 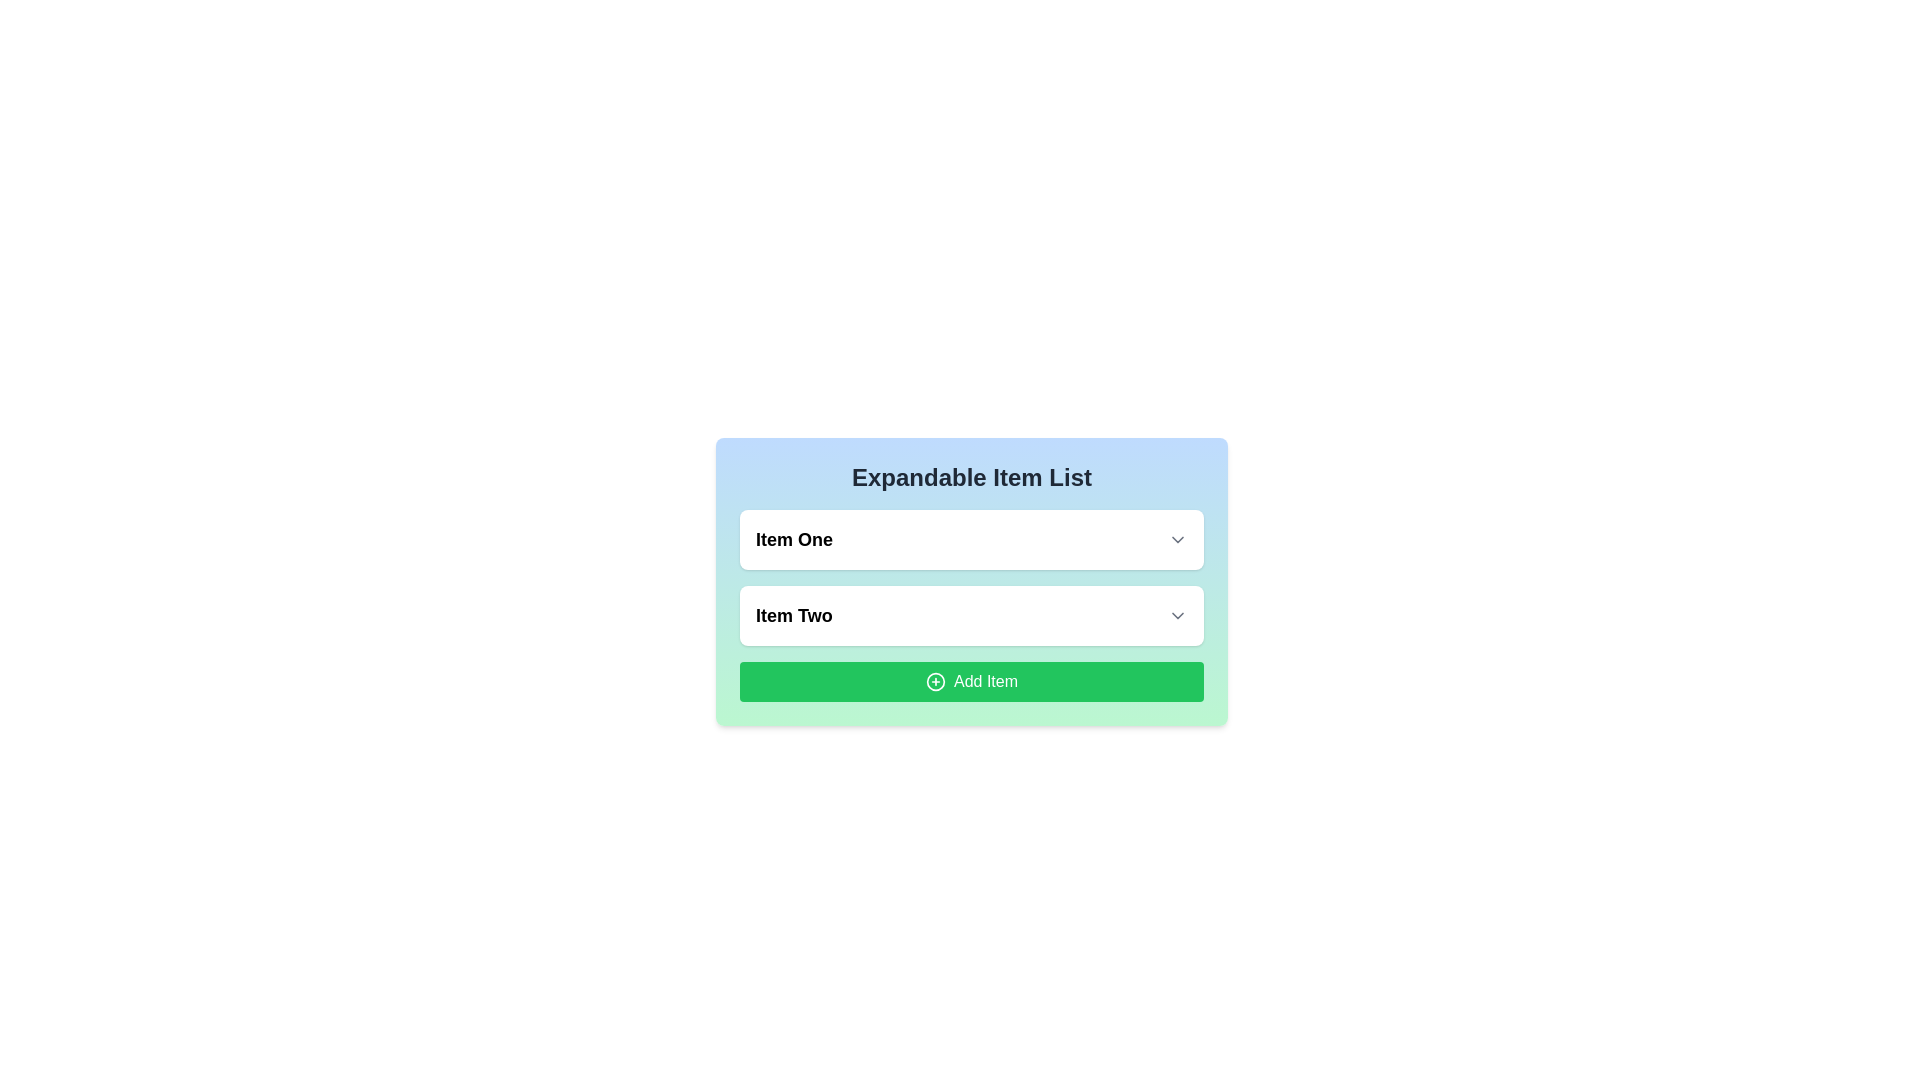 I want to click on the Interactive icon (dropdown activator) located at the far right of the 'Item One' row to potentially trigger a hover effect, so click(x=1177, y=540).